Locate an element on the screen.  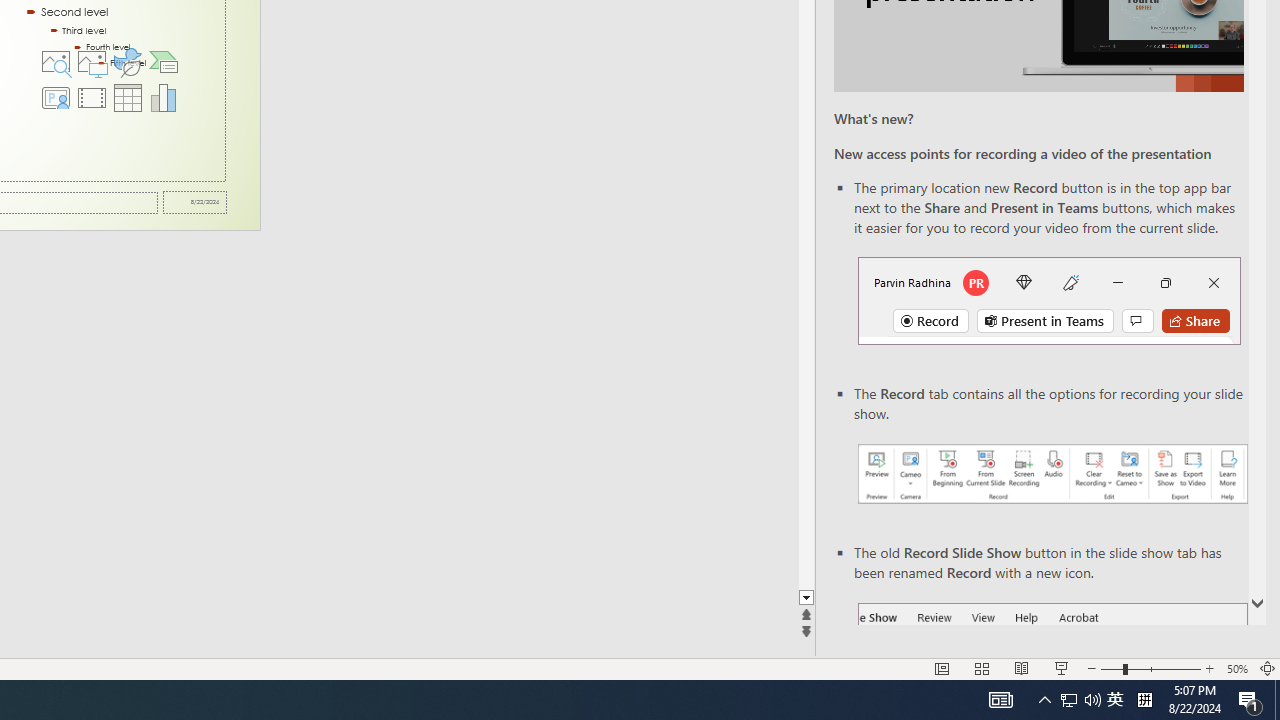
'Zoom 50%' is located at coordinates (1236, 669).